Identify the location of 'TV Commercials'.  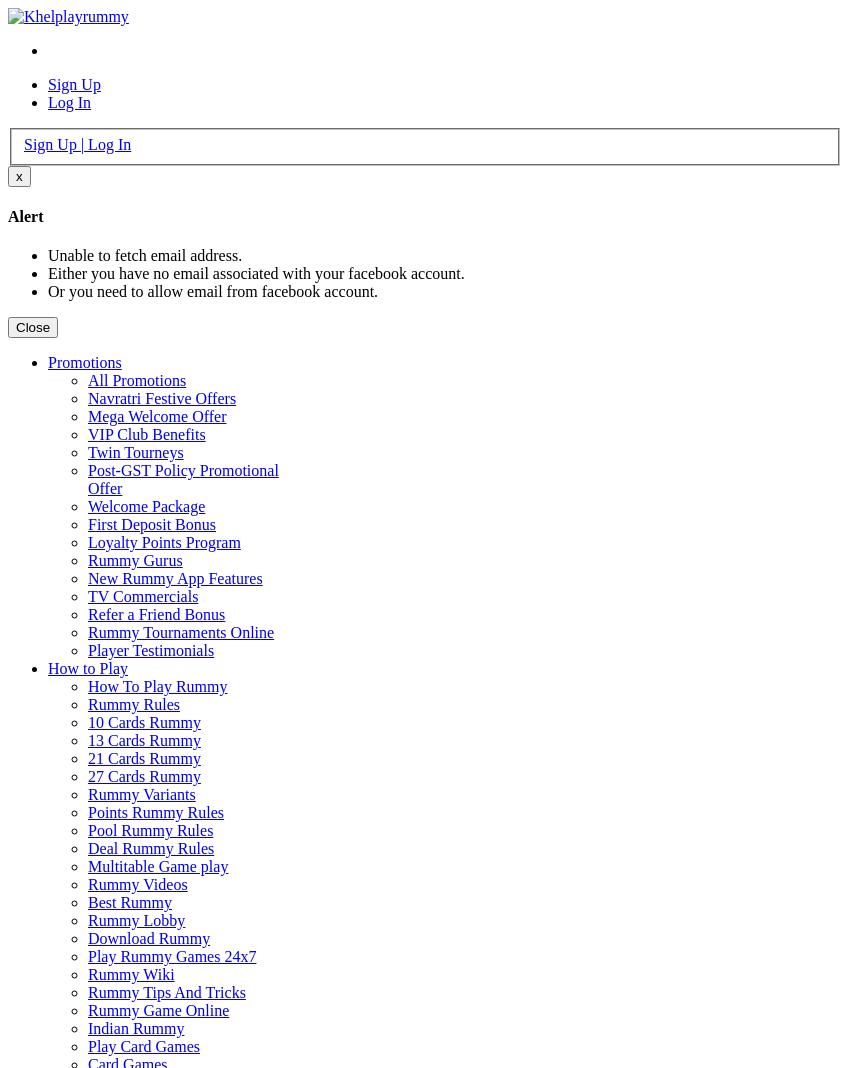
(142, 595).